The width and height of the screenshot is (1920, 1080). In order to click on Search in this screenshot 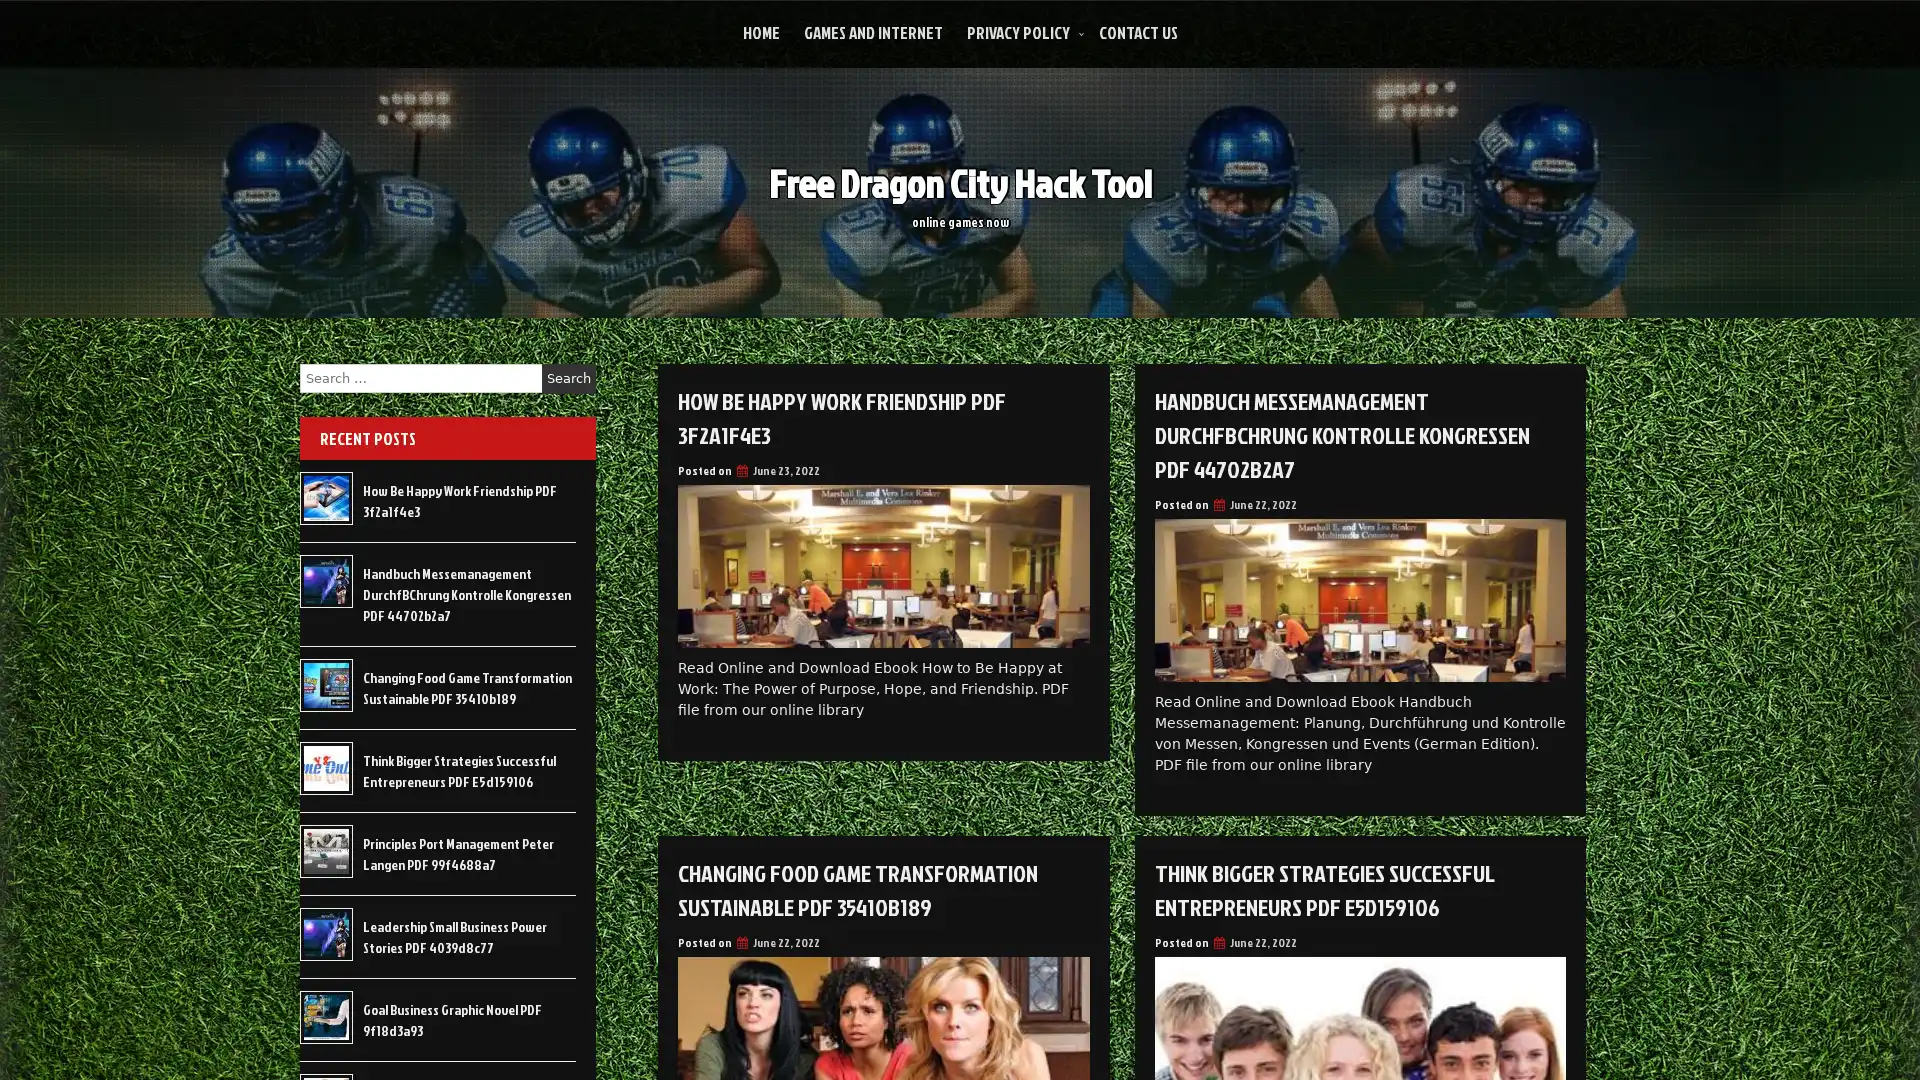, I will do `click(568, 378)`.